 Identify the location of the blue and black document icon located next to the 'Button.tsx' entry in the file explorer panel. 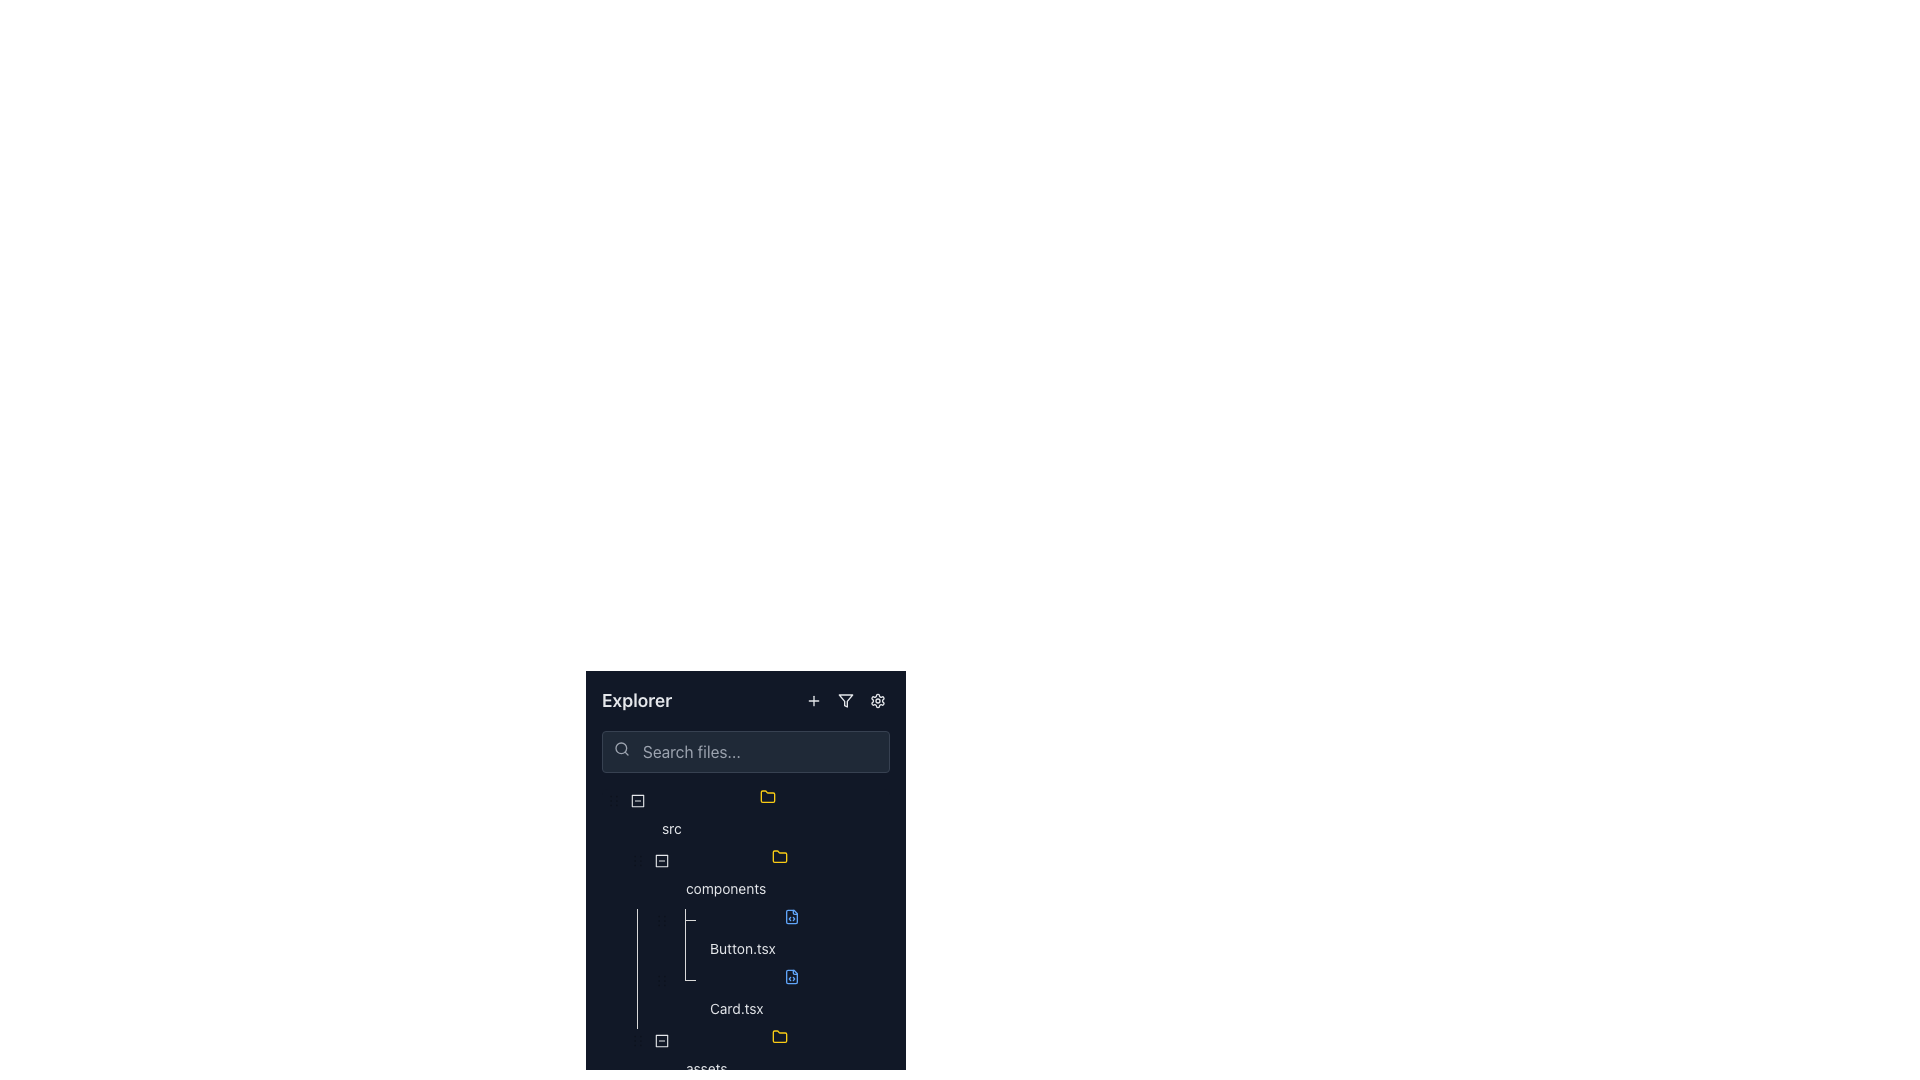
(791, 917).